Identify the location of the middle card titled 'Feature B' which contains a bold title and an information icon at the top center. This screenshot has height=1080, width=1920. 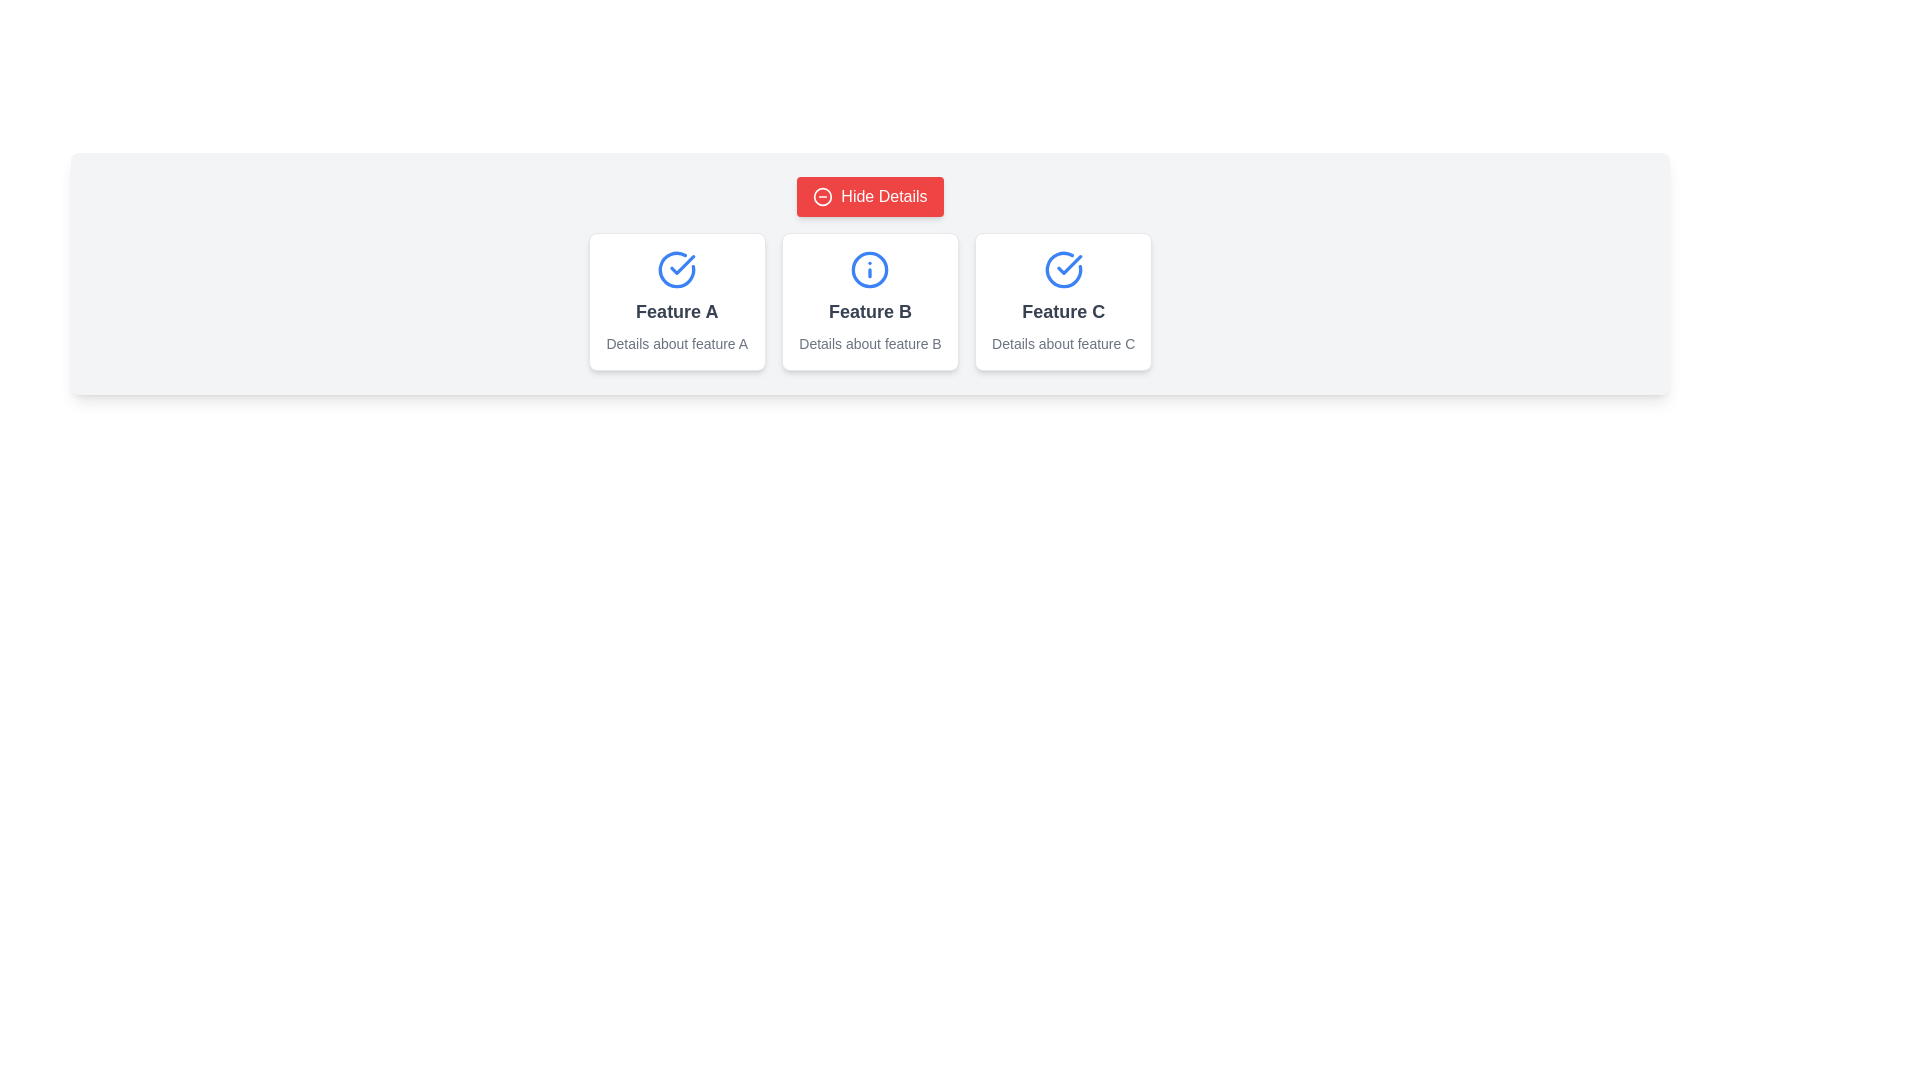
(870, 301).